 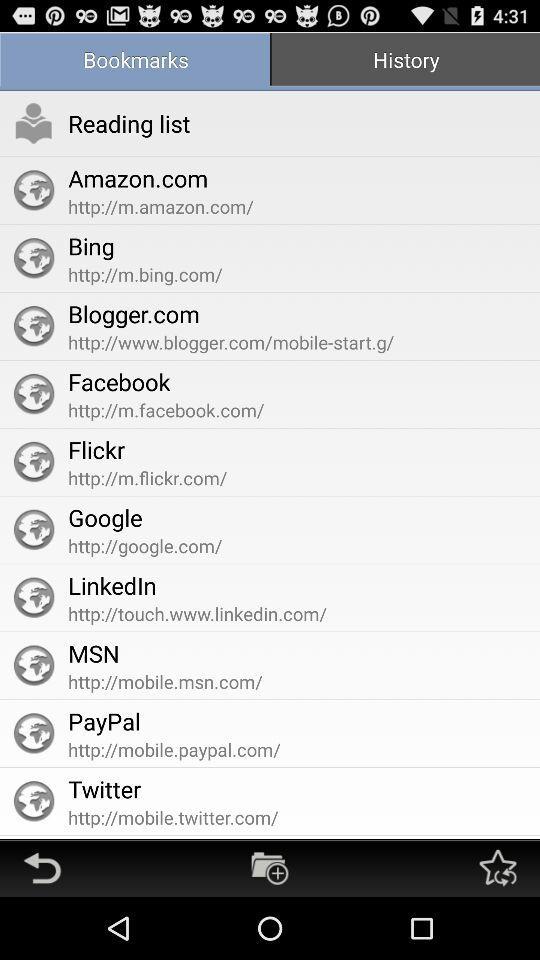 I want to click on history item, so click(x=405, y=61).